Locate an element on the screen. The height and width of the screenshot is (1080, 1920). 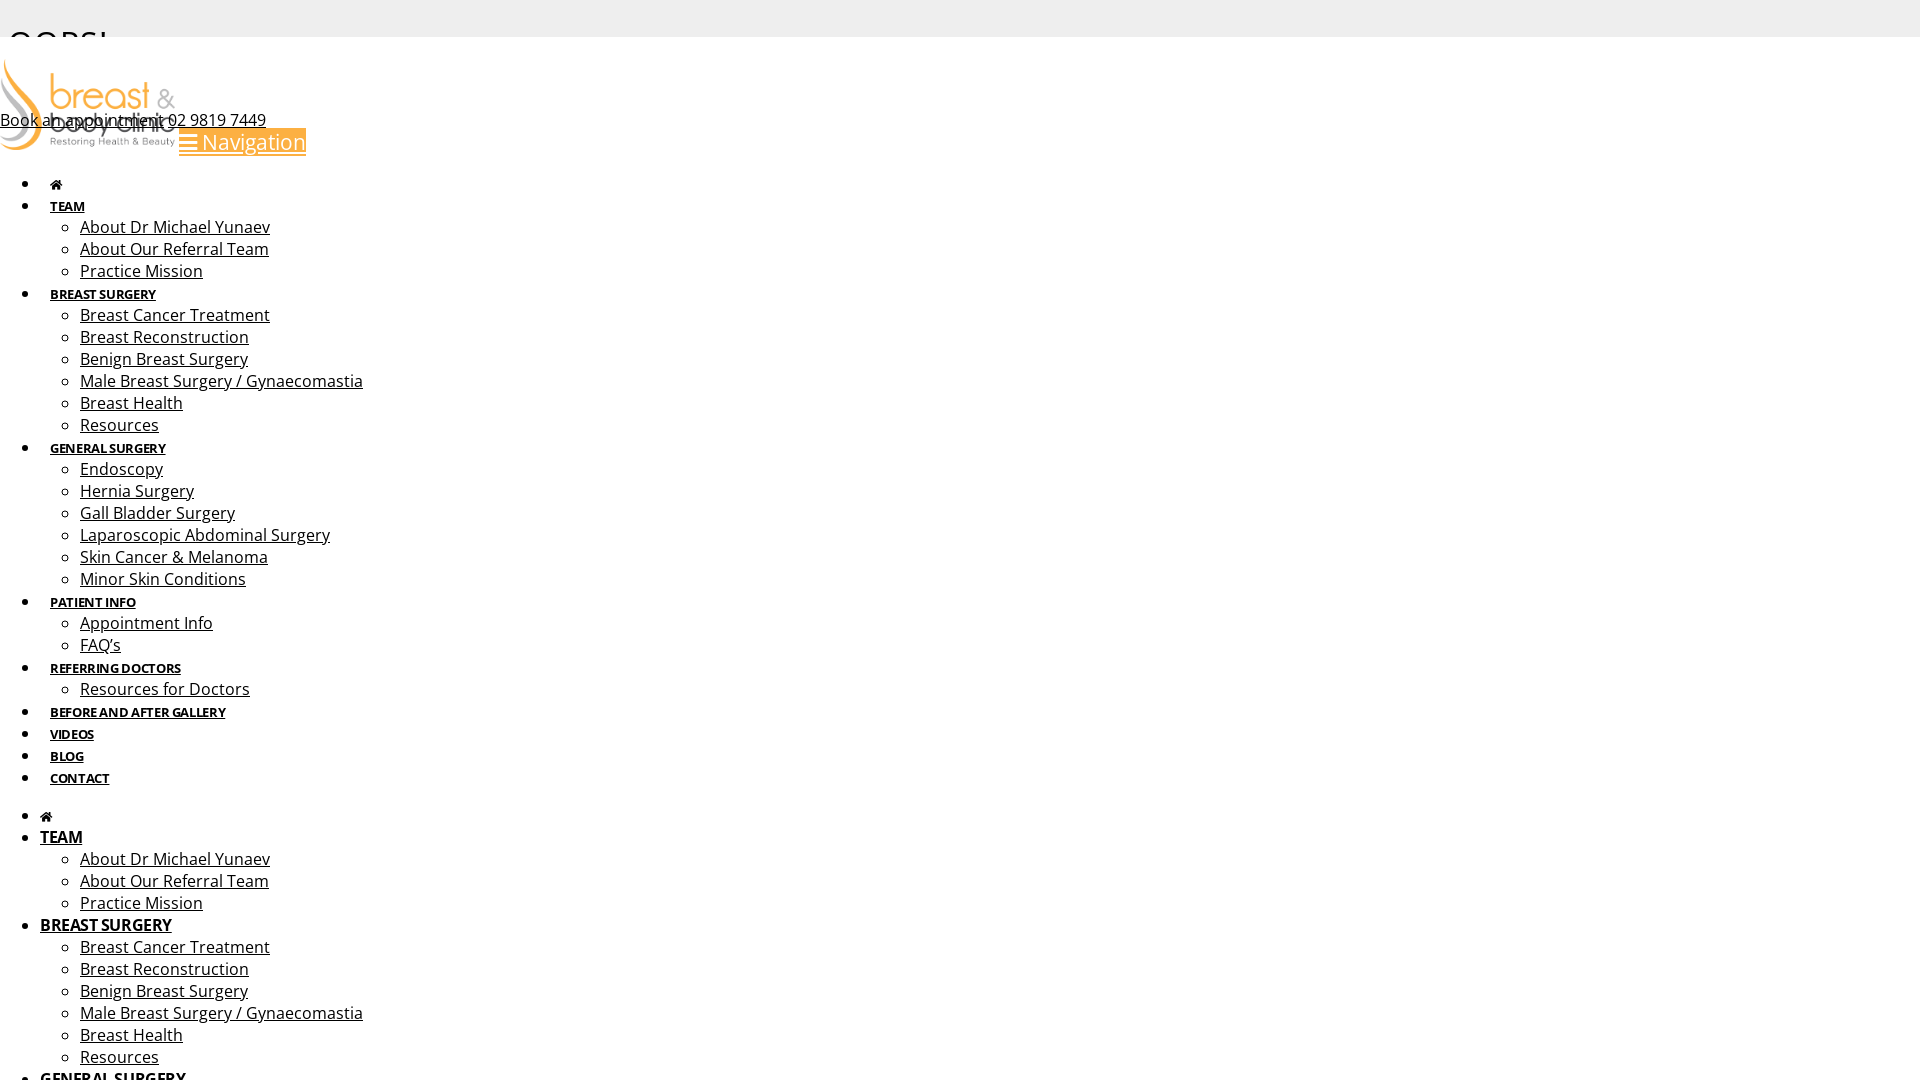
'Instagram' is located at coordinates (20, 46).